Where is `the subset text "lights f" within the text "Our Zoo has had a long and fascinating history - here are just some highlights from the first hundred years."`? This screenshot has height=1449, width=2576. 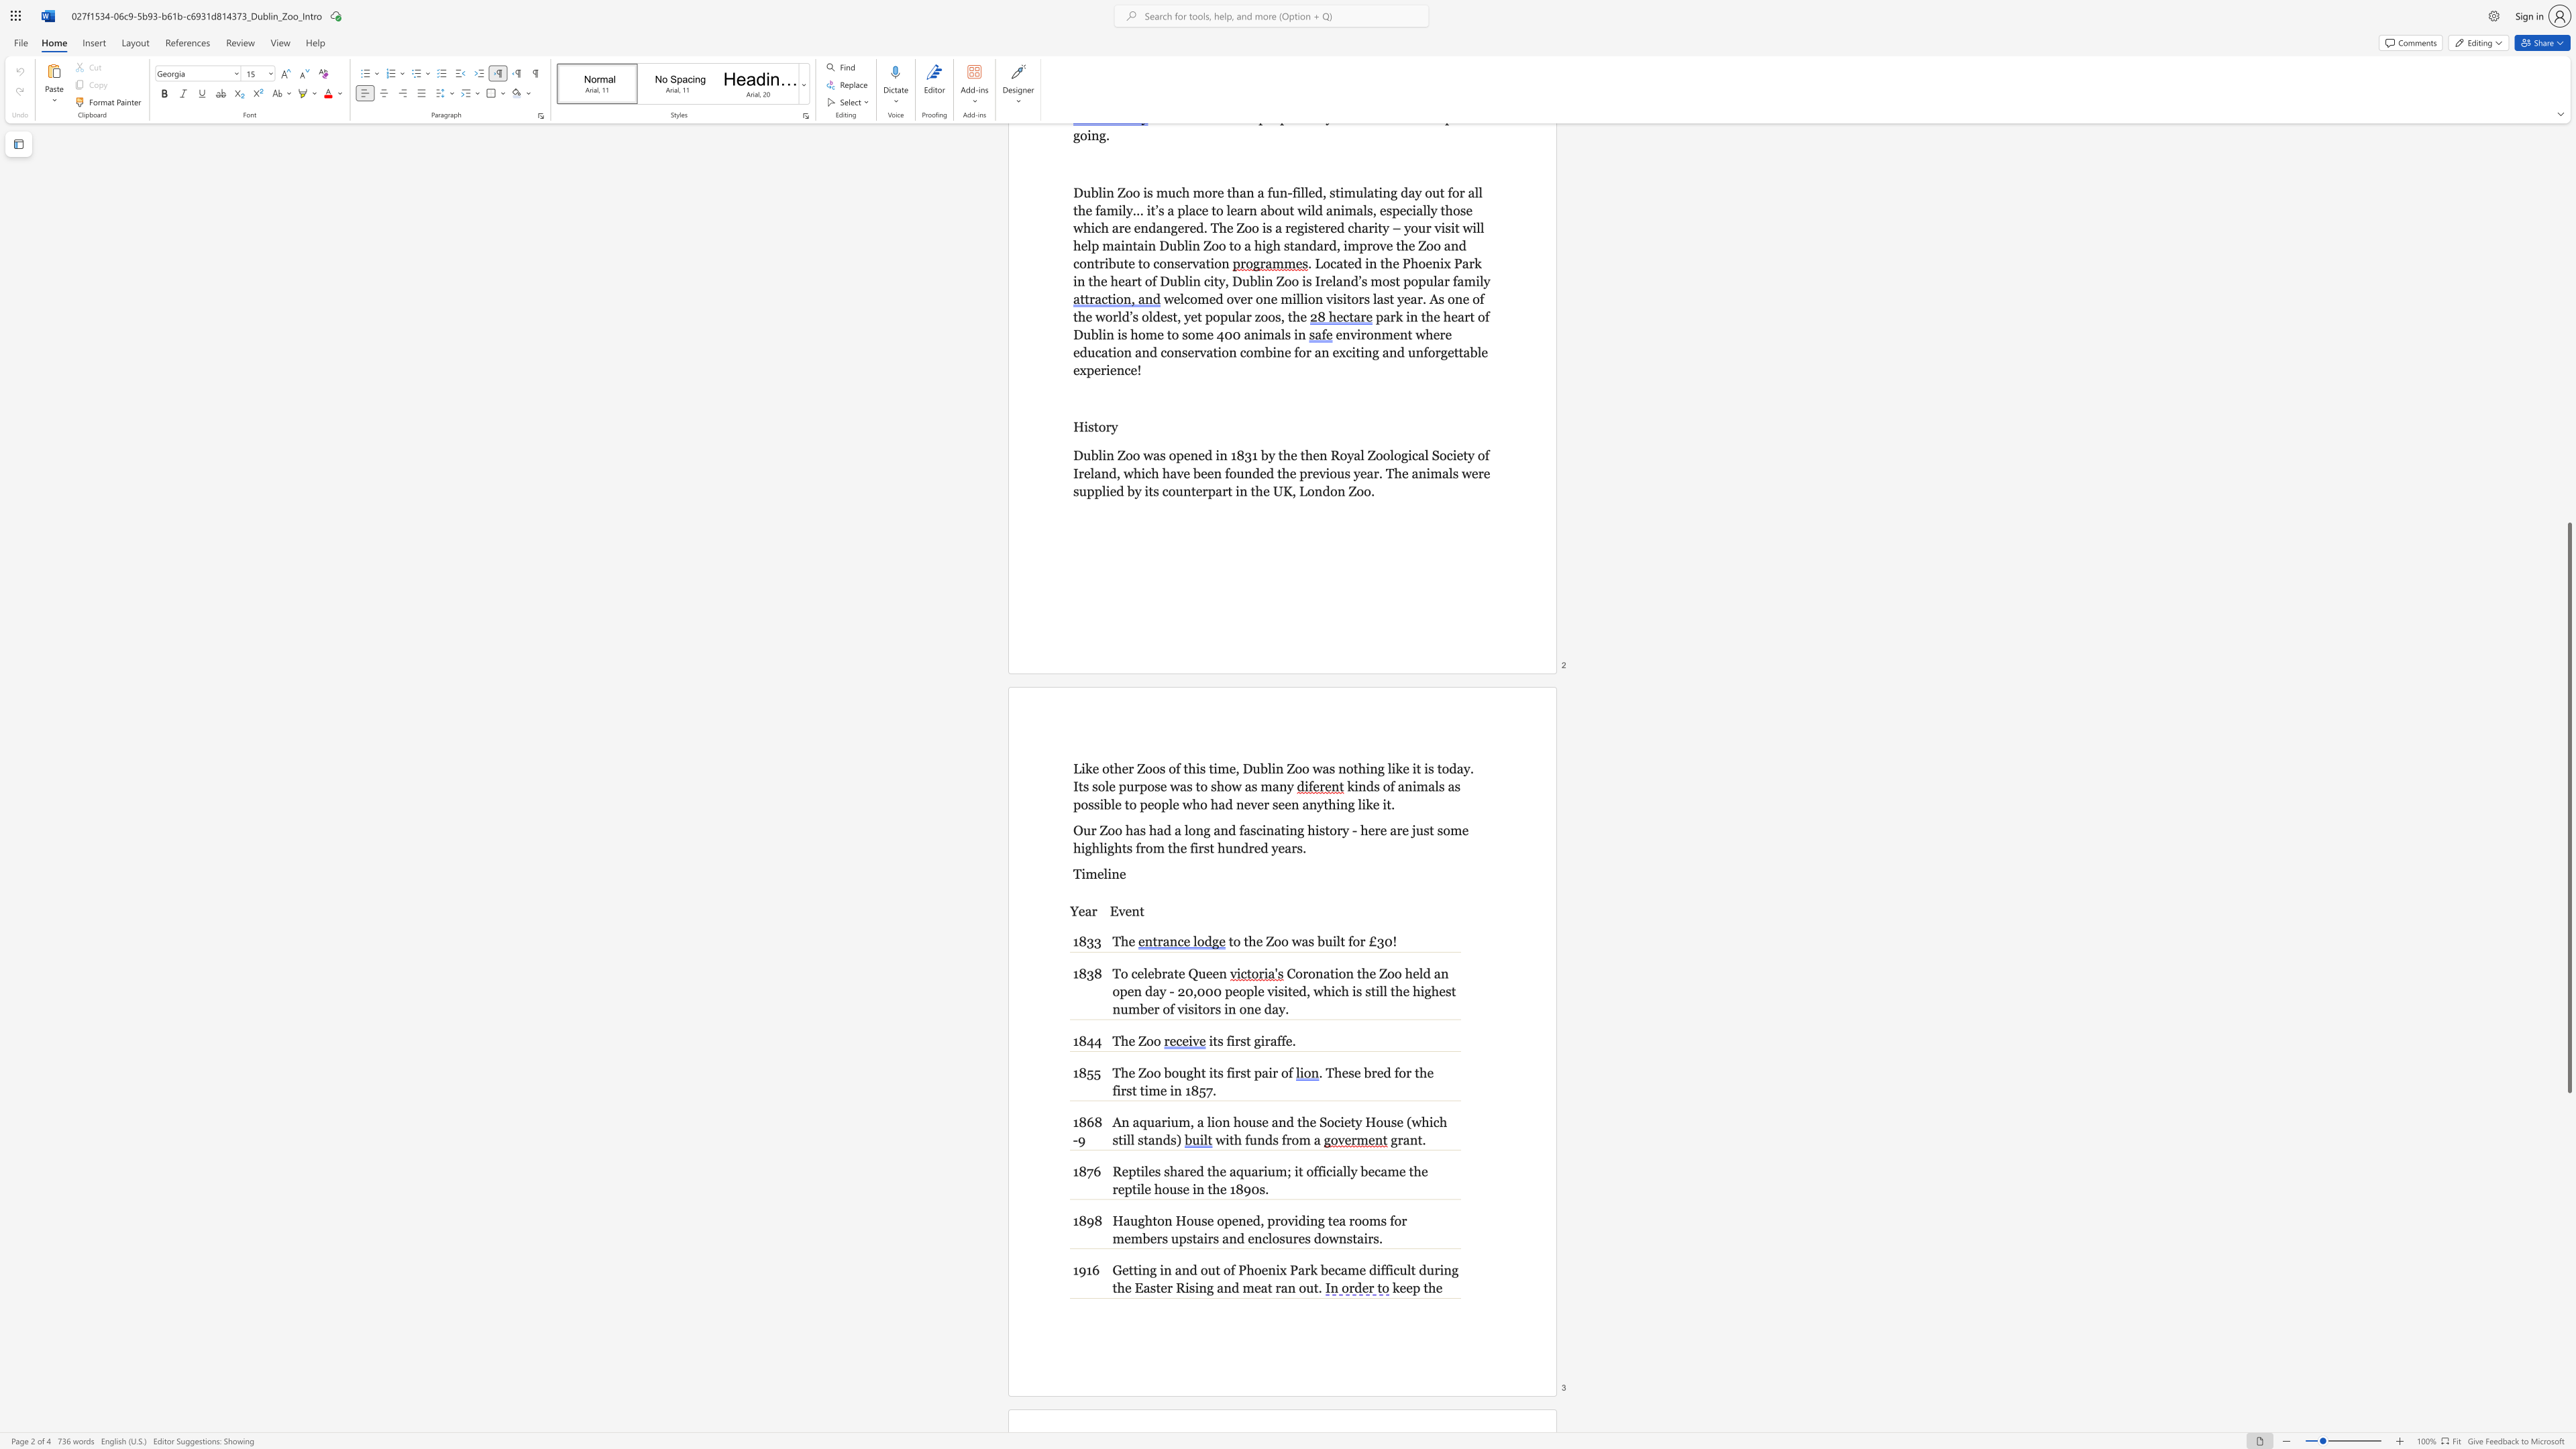 the subset text "lights f" within the text "Our Zoo has had a long and fascinating history - here are just some highlights from the first hundred years." is located at coordinates (1099, 847).